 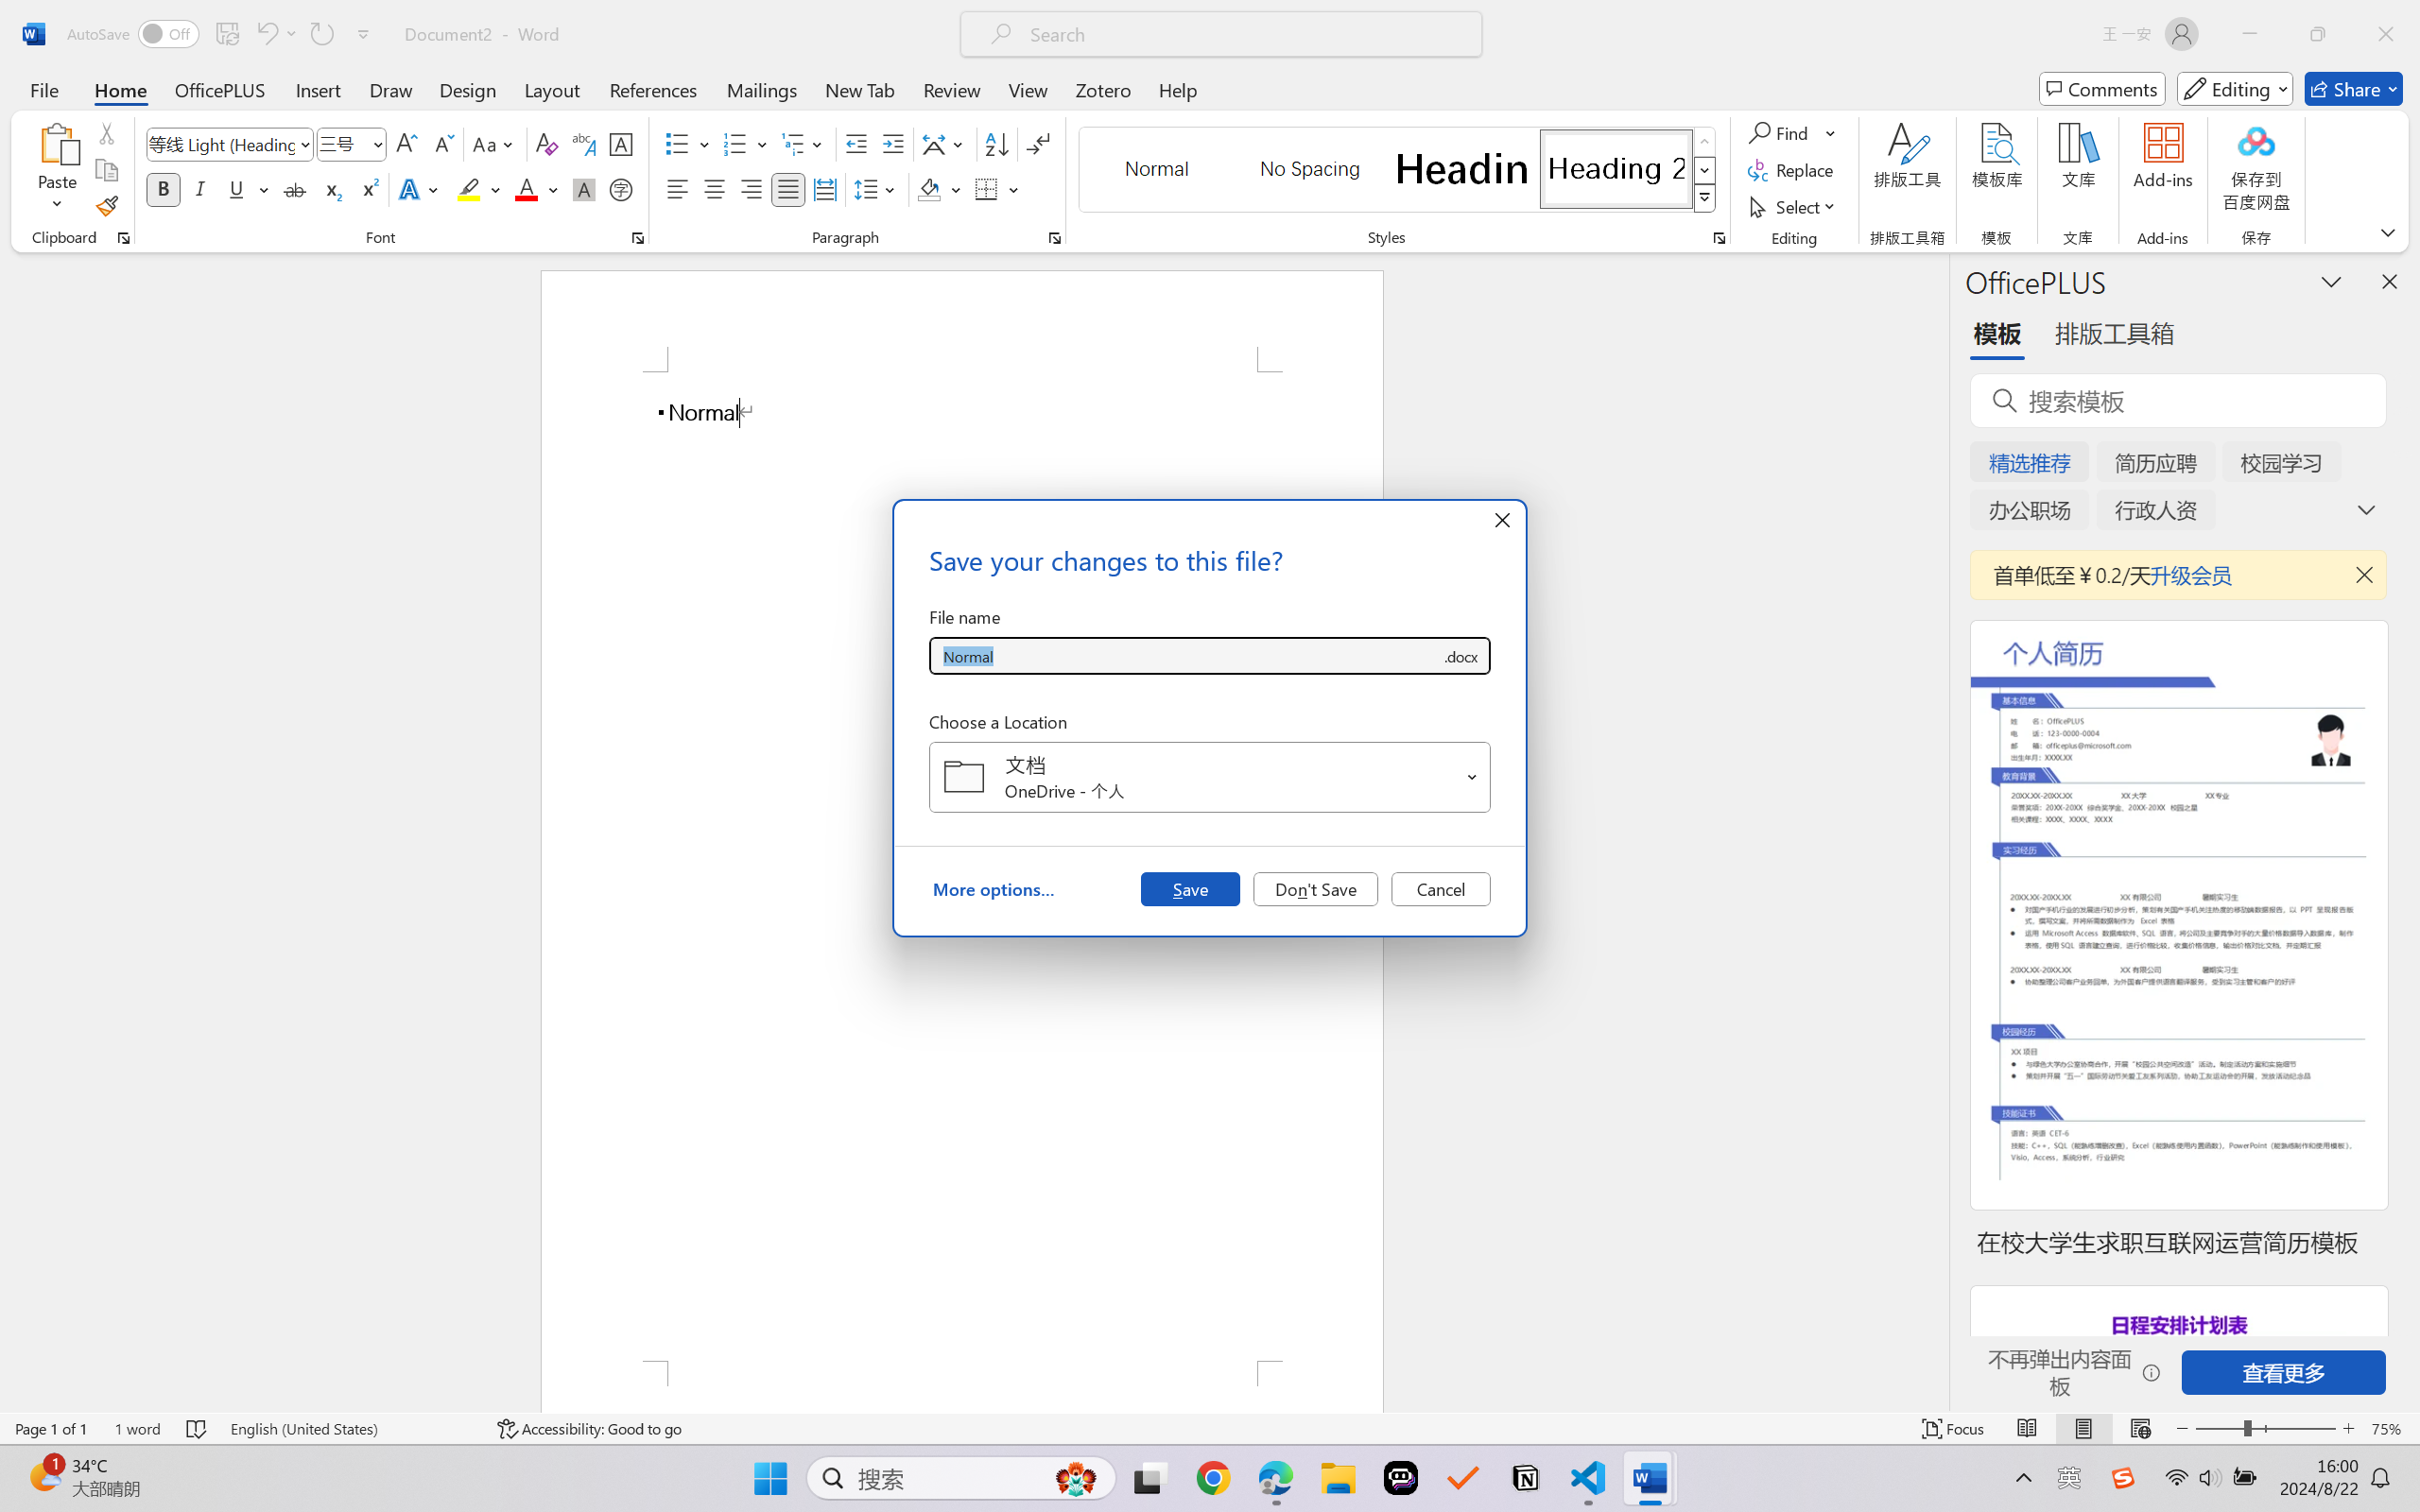 What do you see at coordinates (235, 188) in the screenshot?
I see `'Underline'` at bounding box center [235, 188].